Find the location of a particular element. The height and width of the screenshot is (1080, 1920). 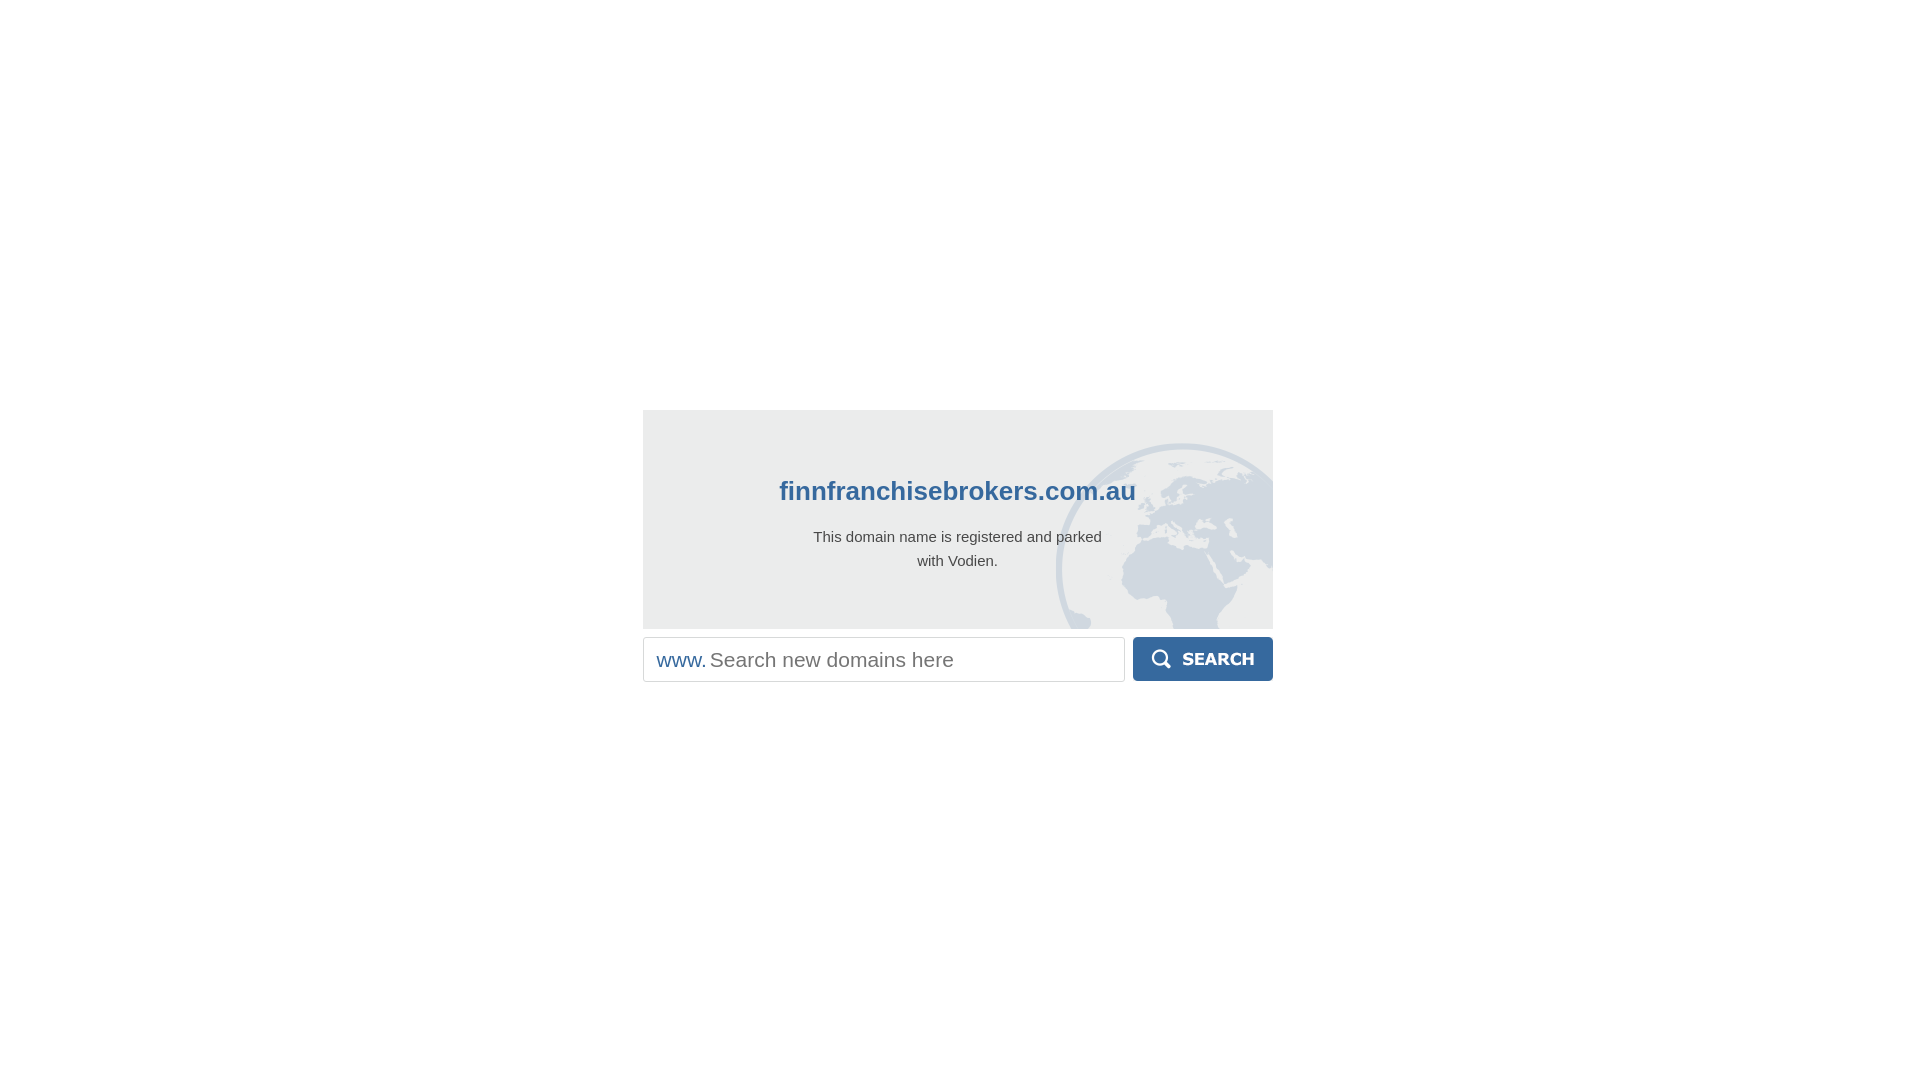

'Search' is located at coordinates (1202, 659).